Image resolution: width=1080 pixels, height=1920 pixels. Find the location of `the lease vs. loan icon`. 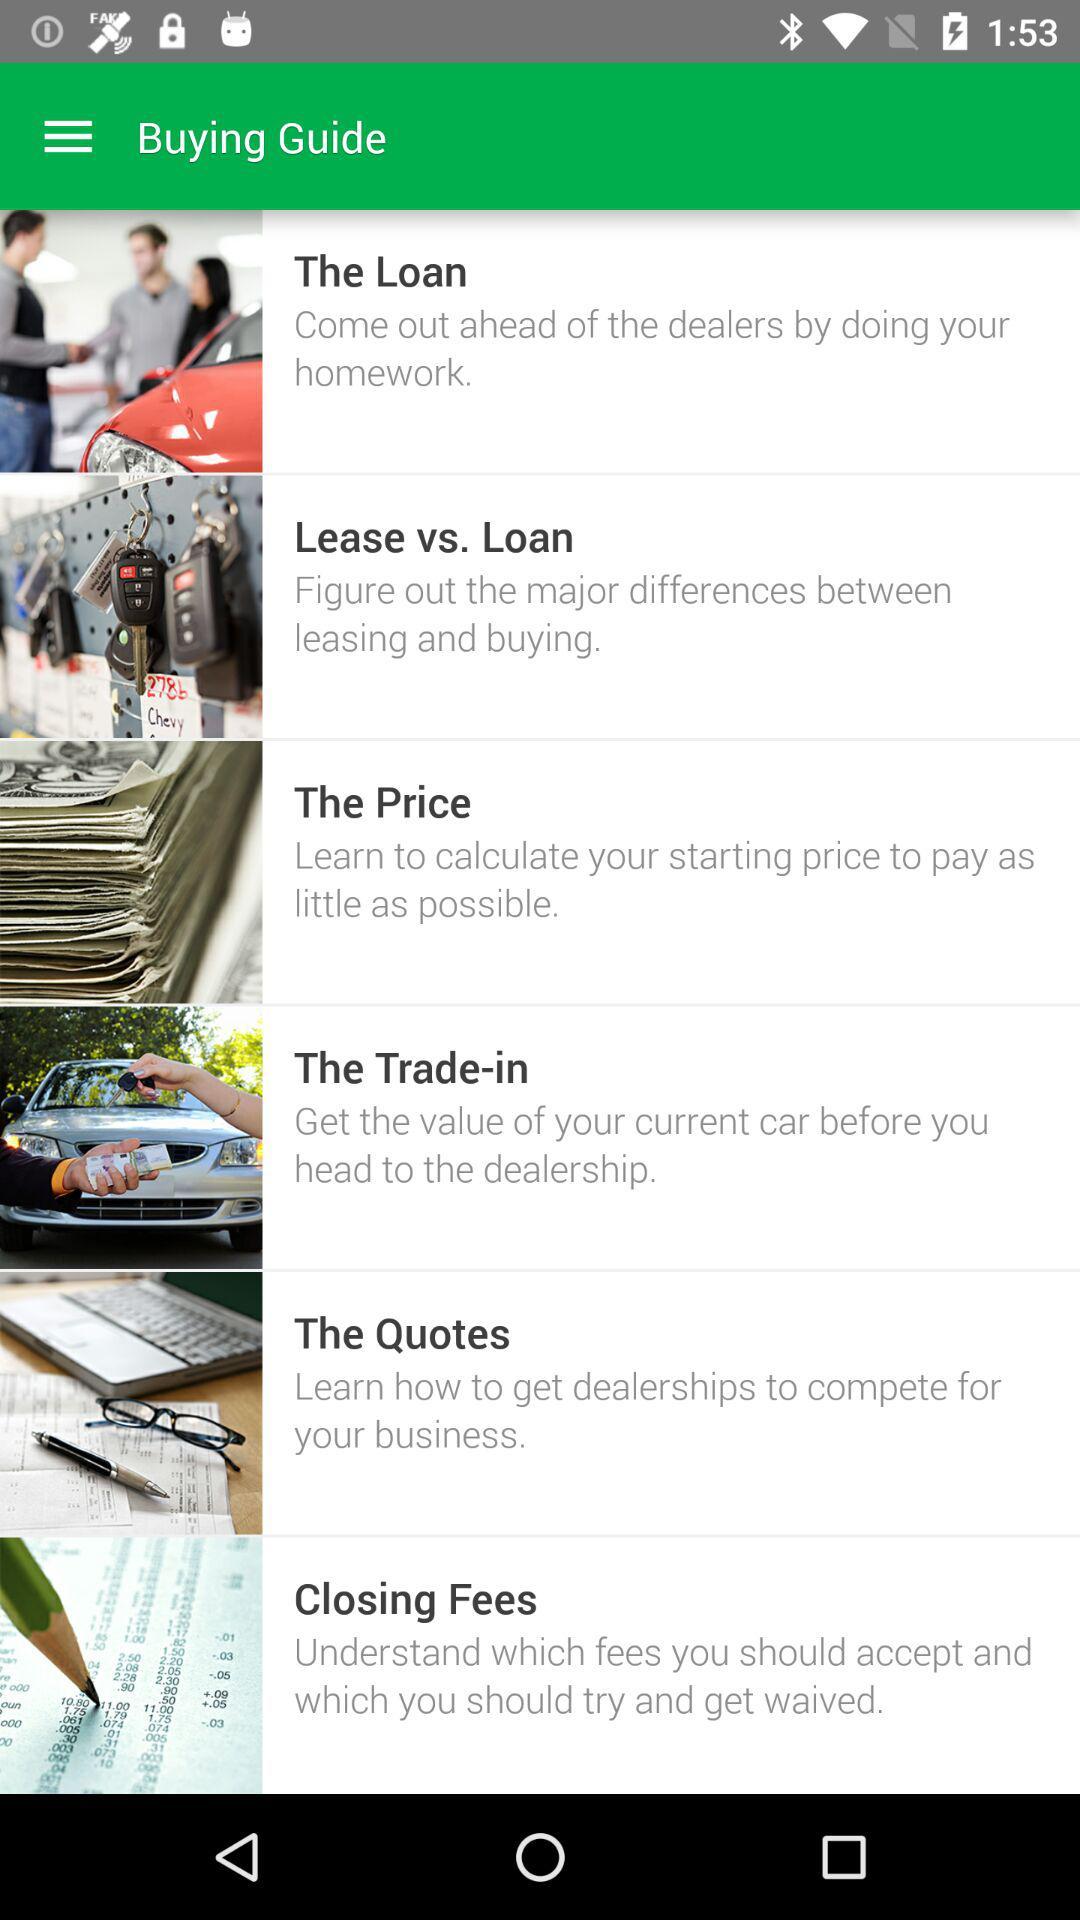

the lease vs. loan icon is located at coordinates (433, 535).